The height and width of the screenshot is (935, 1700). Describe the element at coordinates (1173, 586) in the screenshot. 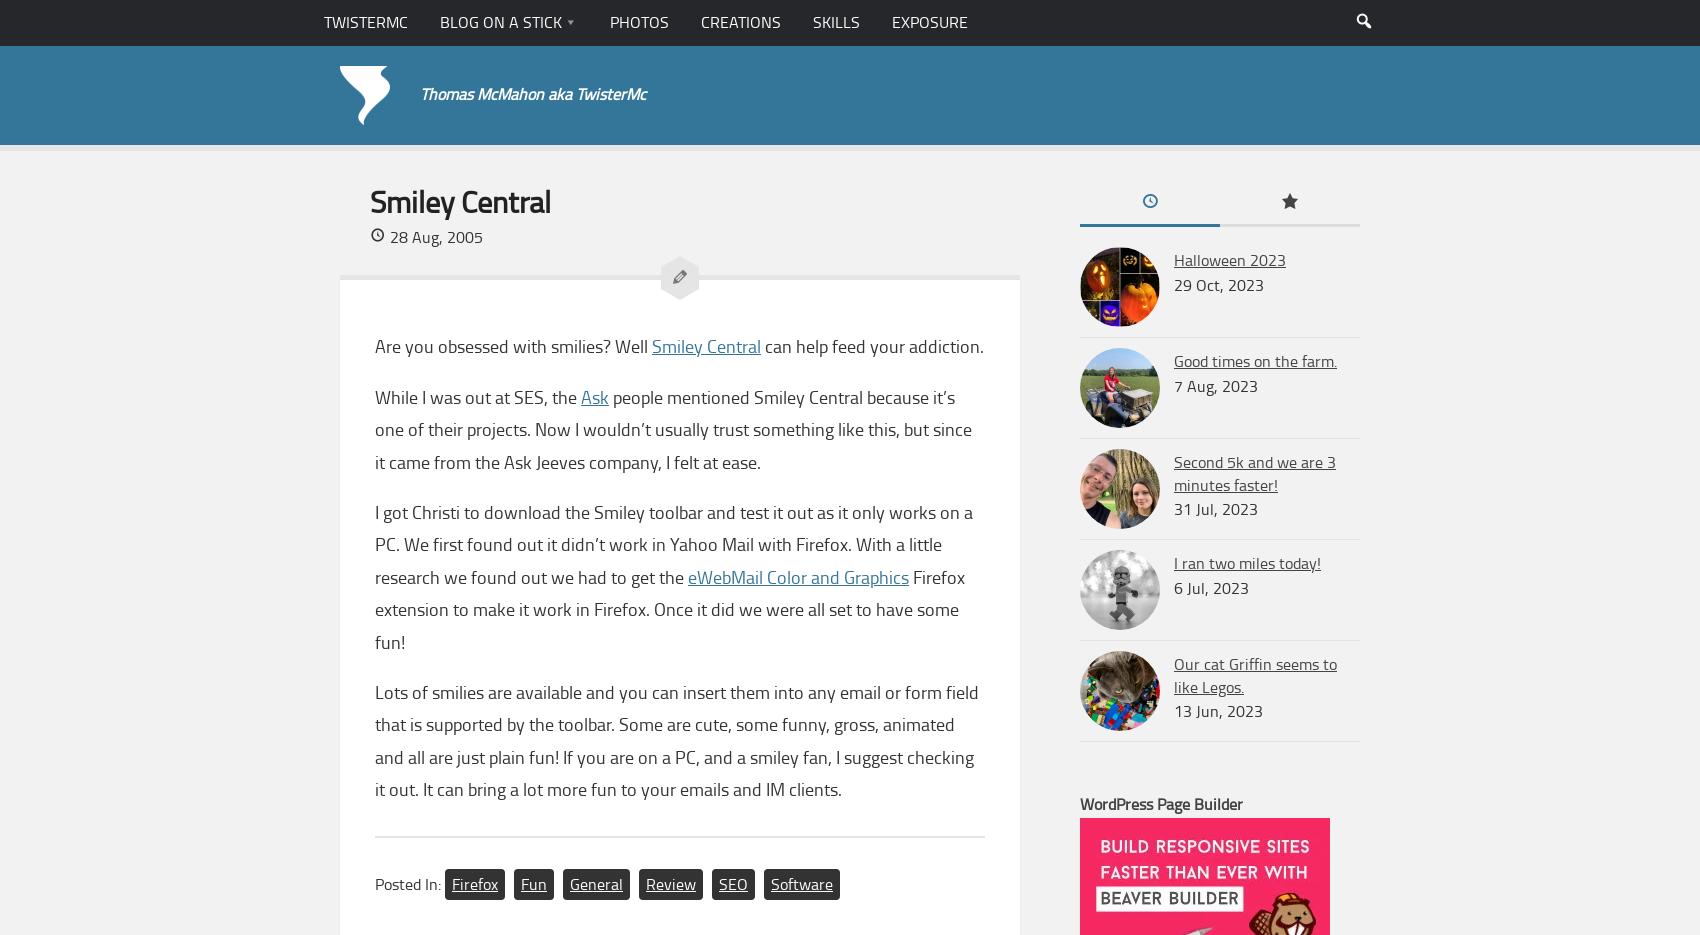

I see `'6 Jul, 2023'` at that location.